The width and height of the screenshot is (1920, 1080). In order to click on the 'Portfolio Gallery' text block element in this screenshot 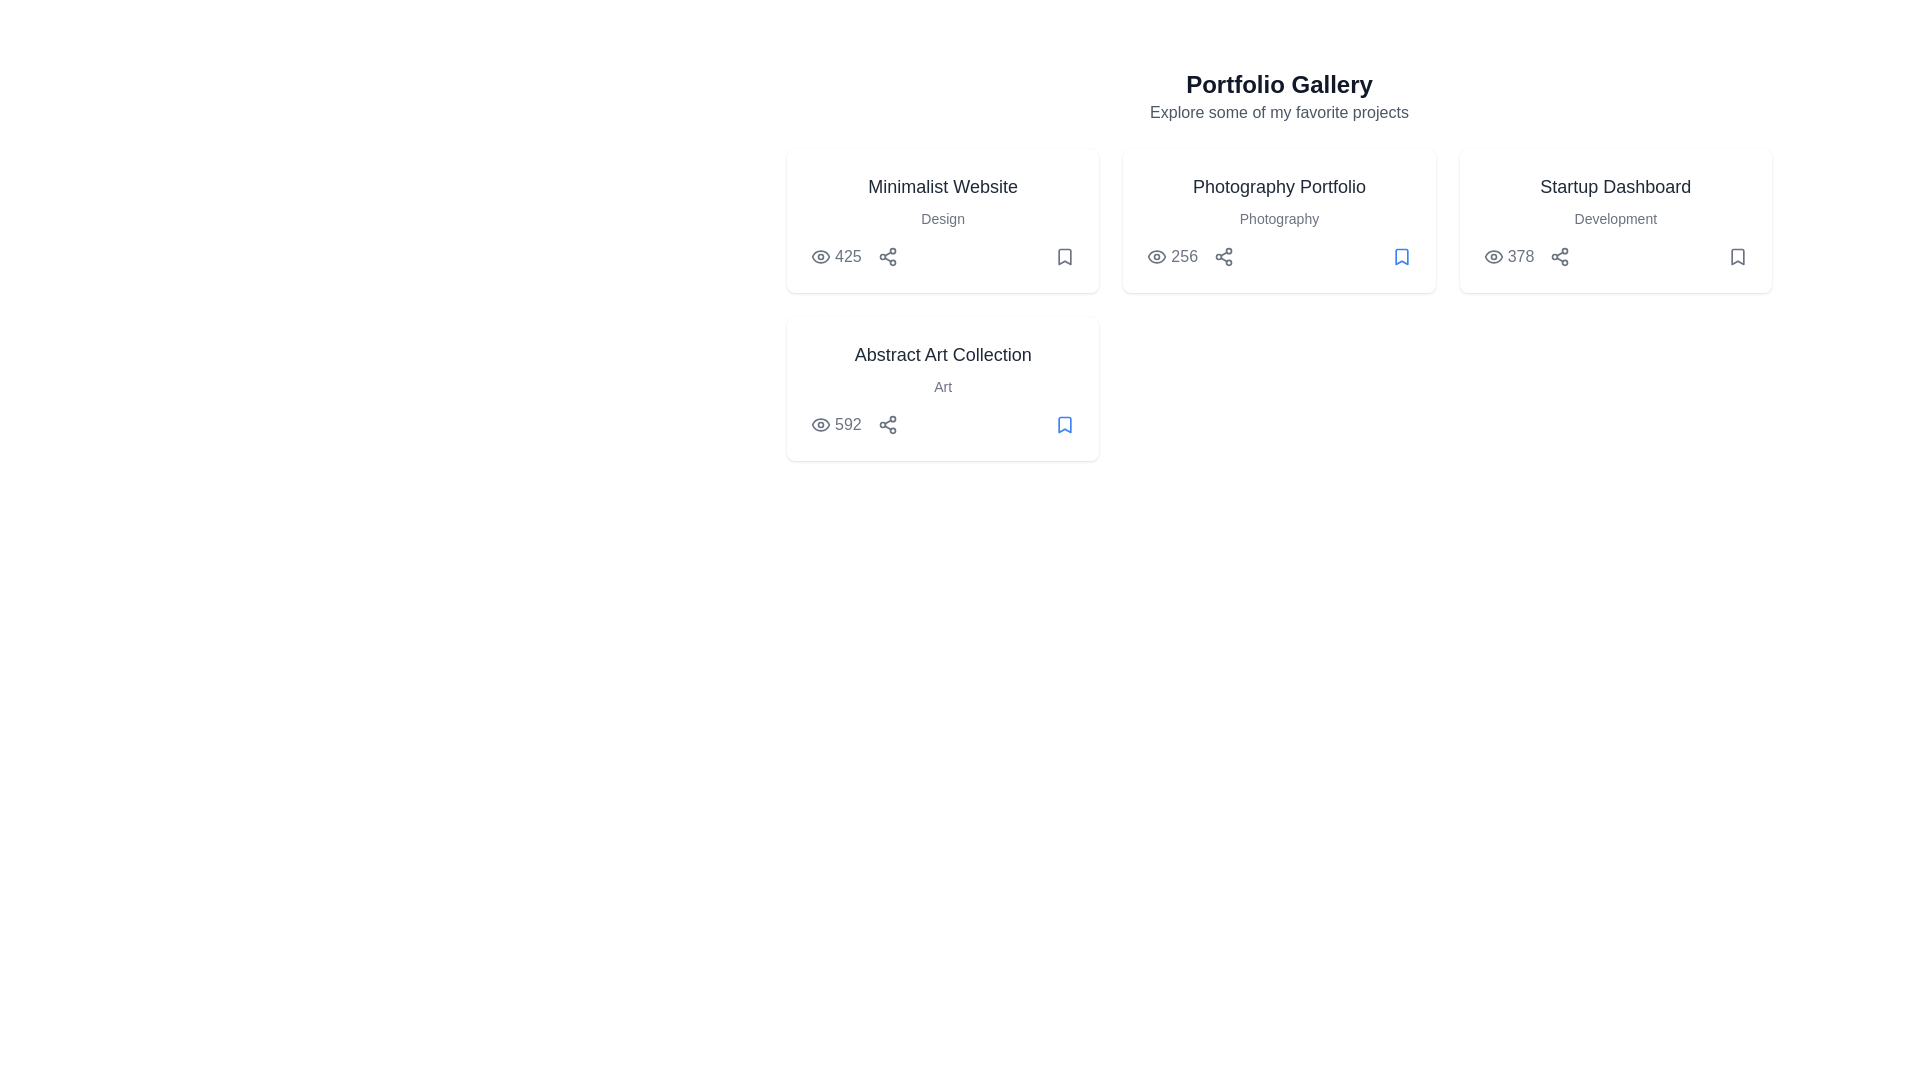, I will do `click(1278, 96)`.